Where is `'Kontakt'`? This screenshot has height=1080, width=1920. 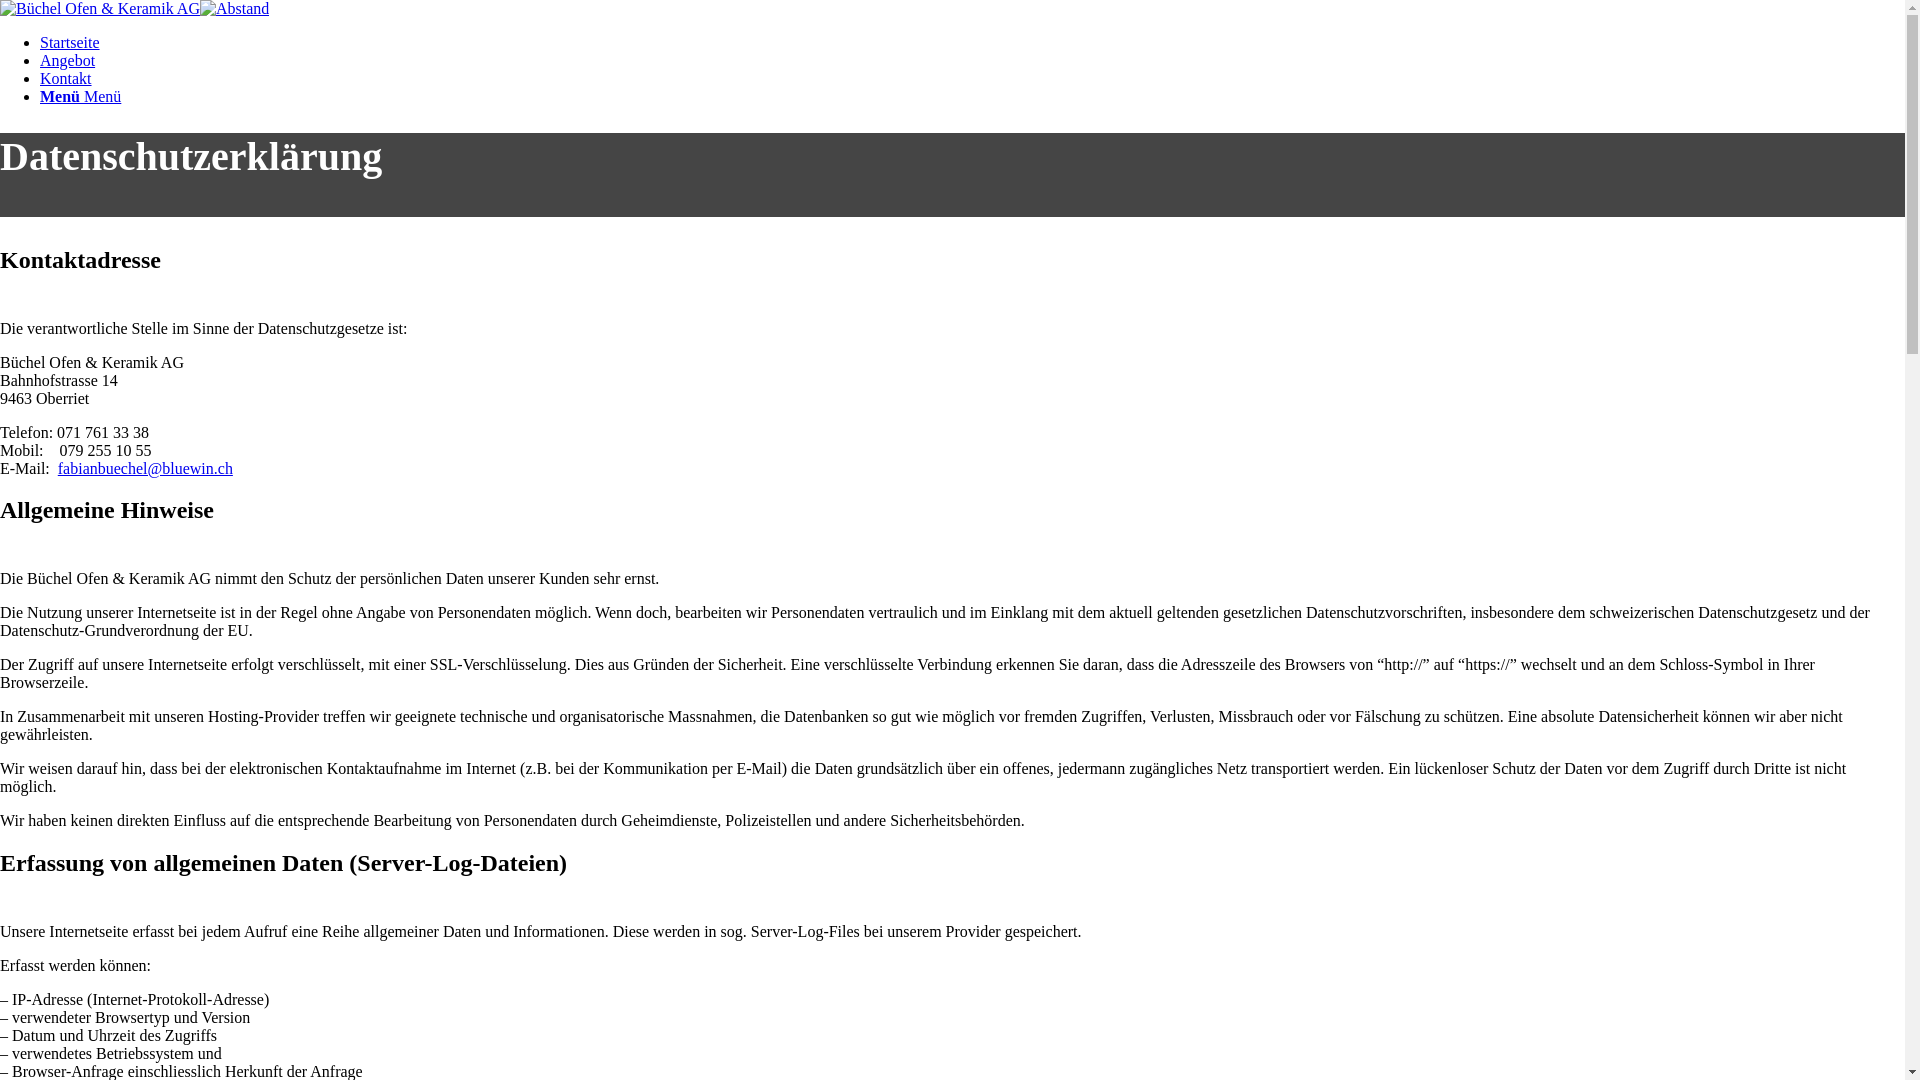 'Kontakt' is located at coordinates (39, 77).